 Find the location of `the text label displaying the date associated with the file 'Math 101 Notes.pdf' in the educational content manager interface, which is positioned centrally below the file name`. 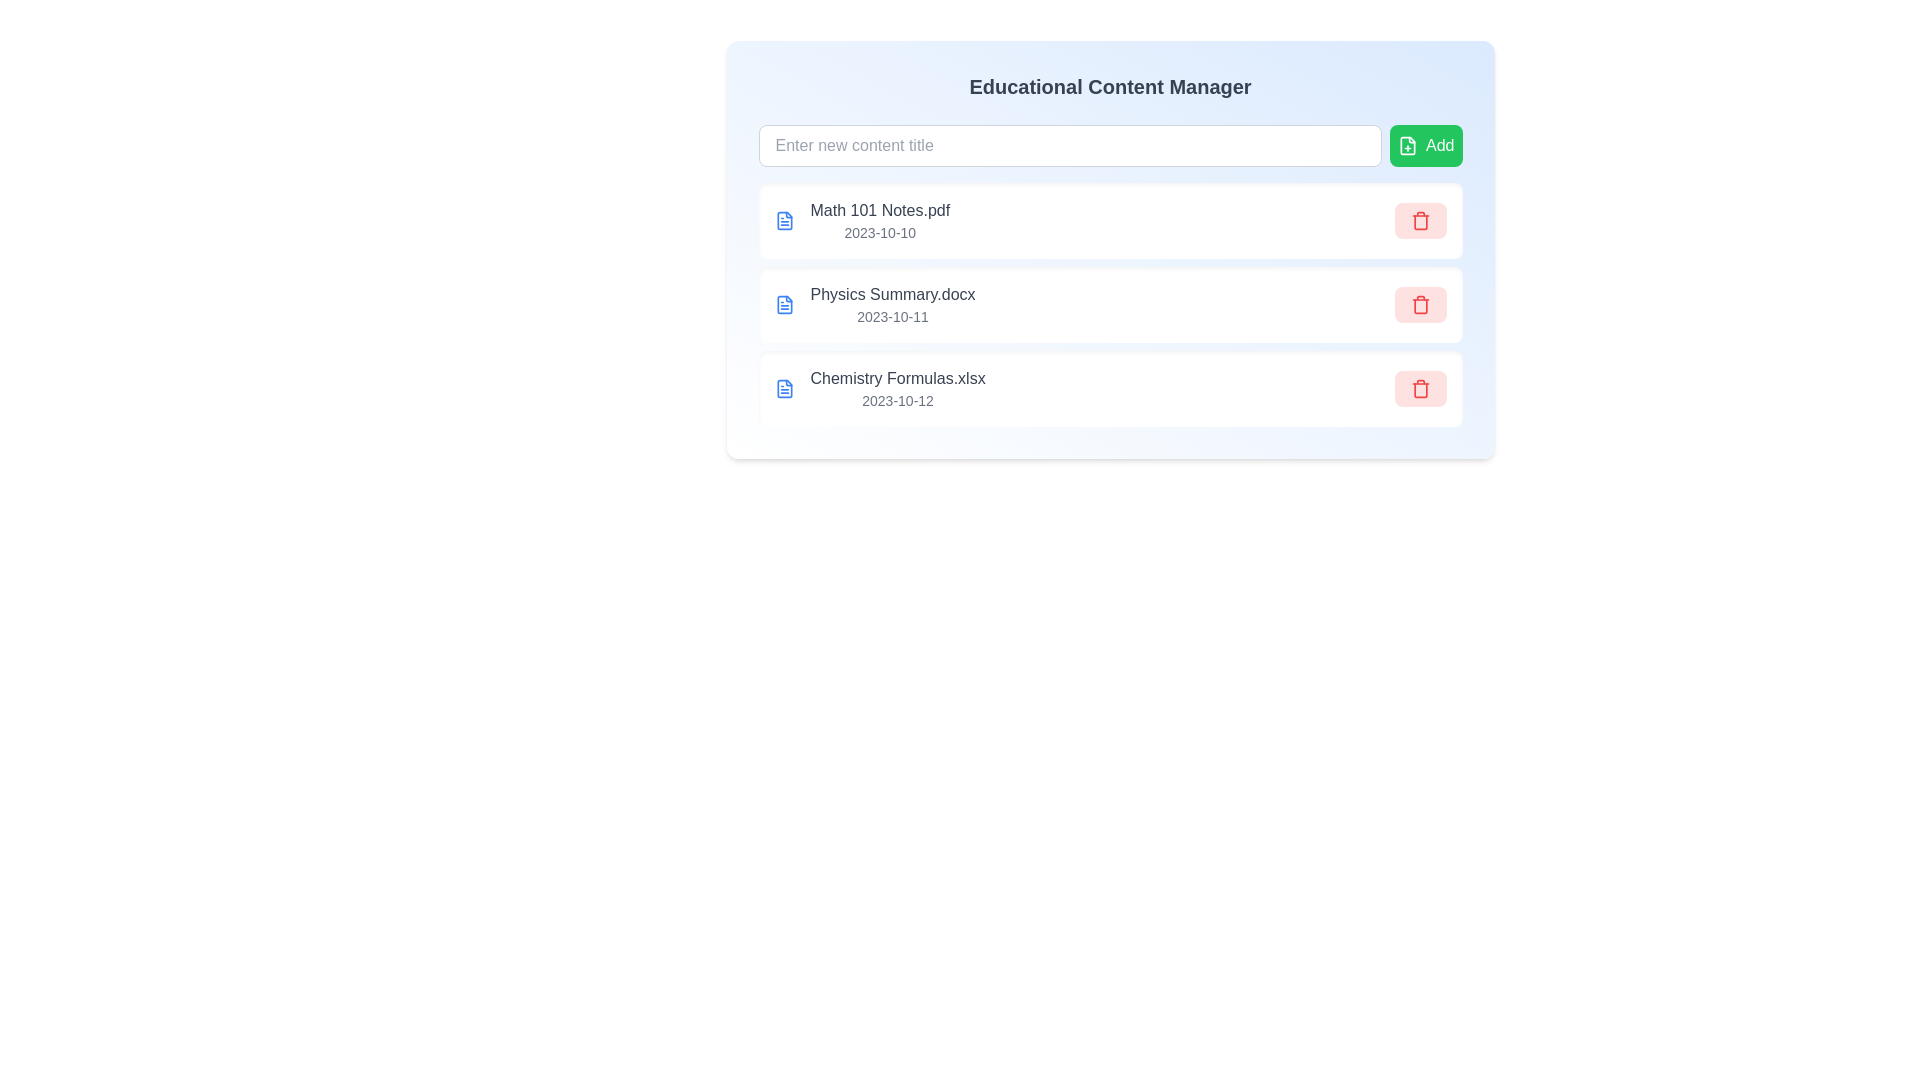

the text label displaying the date associated with the file 'Math 101 Notes.pdf' in the educational content manager interface, which is positioned centrally below the file name is located at coordinates (880, 231).